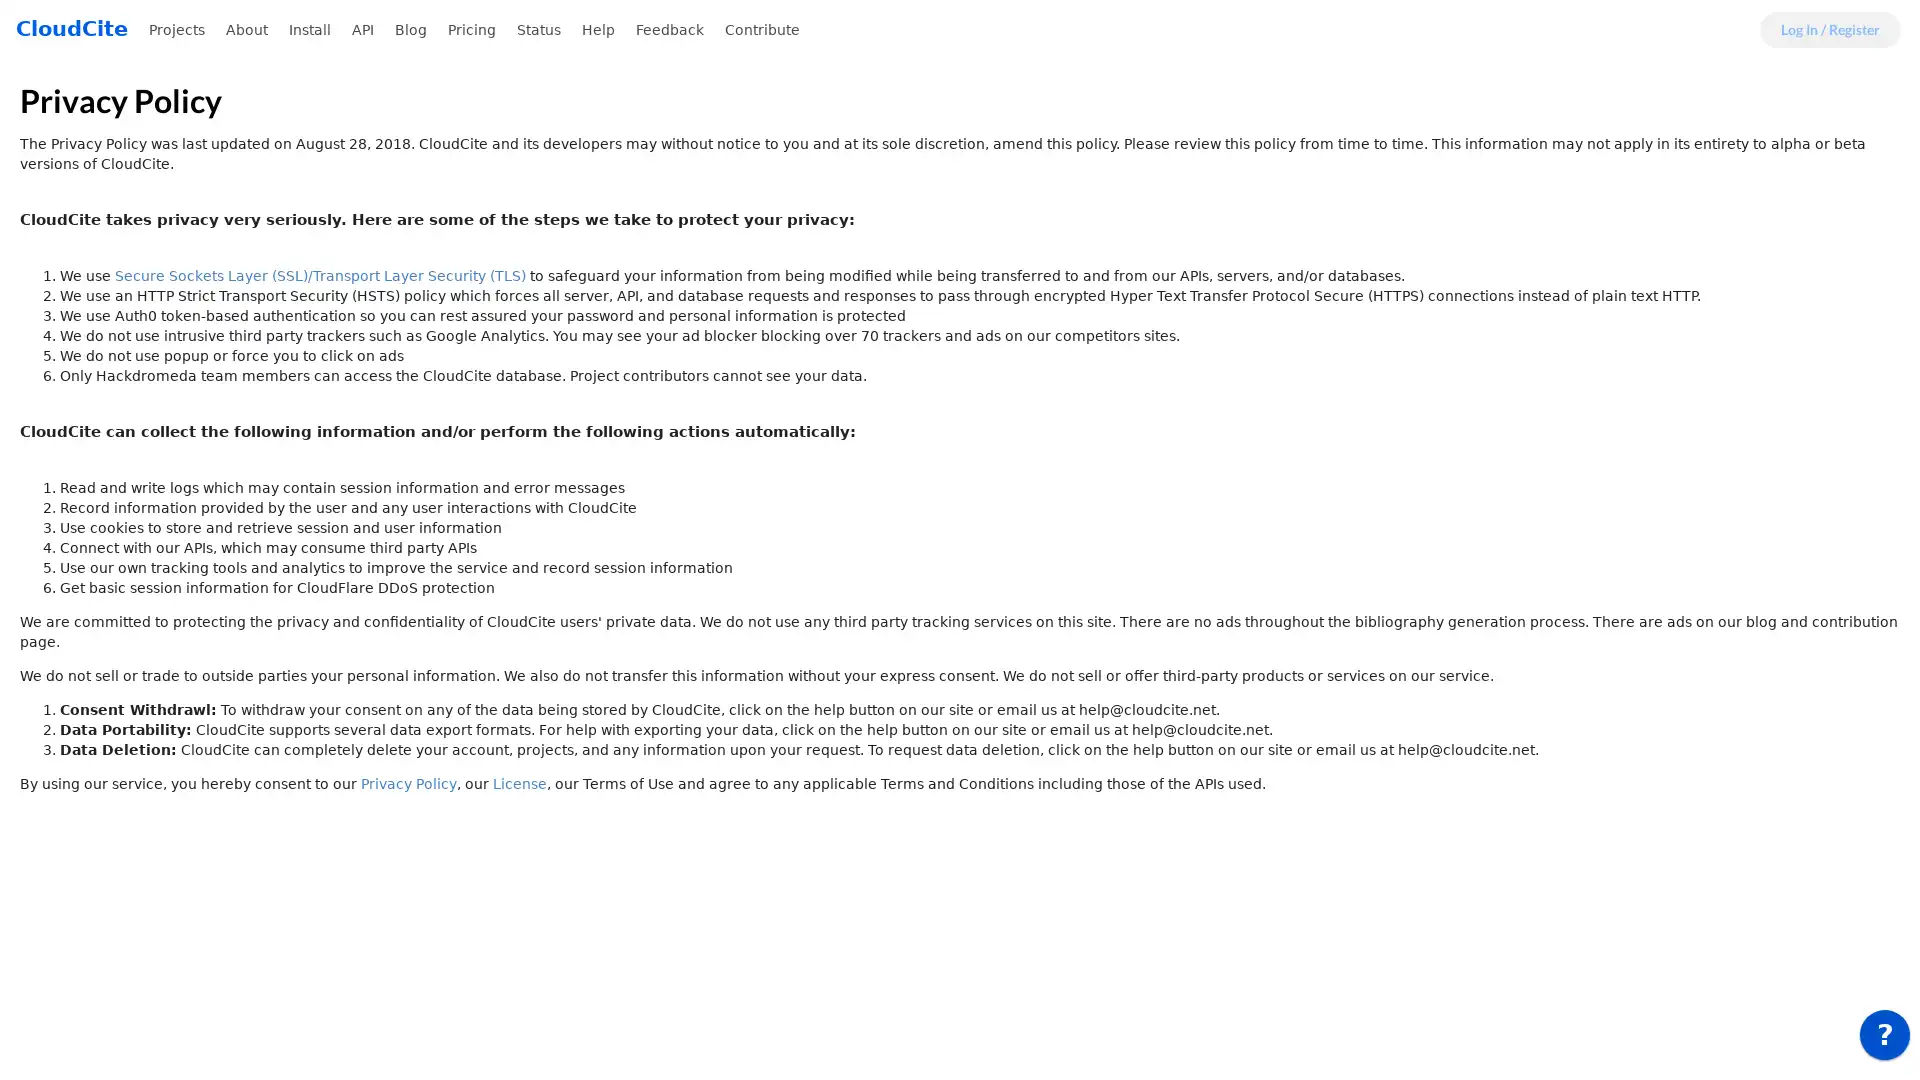  Describe the element at coordinates (1830, 30) in the screenshot. I see `Log In / Register` at that location.